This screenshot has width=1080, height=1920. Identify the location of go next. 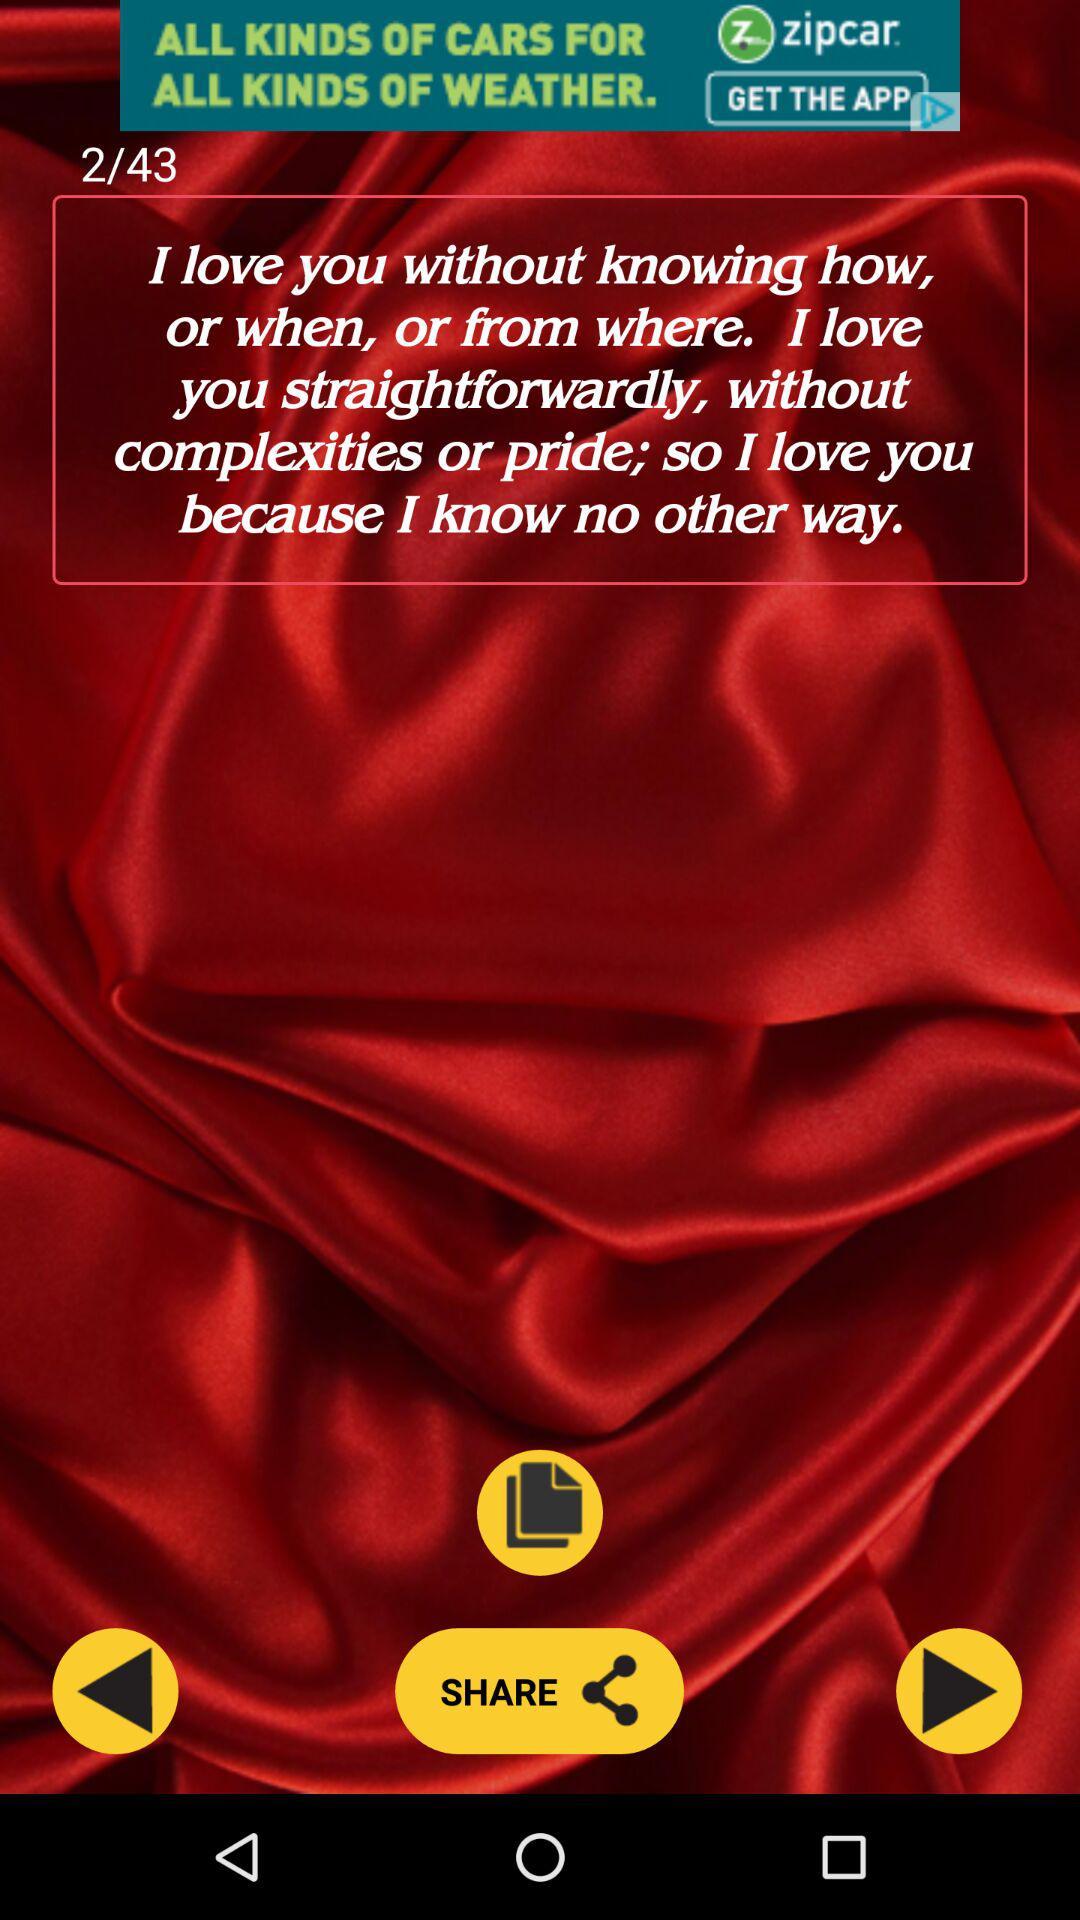
(958, 1690).